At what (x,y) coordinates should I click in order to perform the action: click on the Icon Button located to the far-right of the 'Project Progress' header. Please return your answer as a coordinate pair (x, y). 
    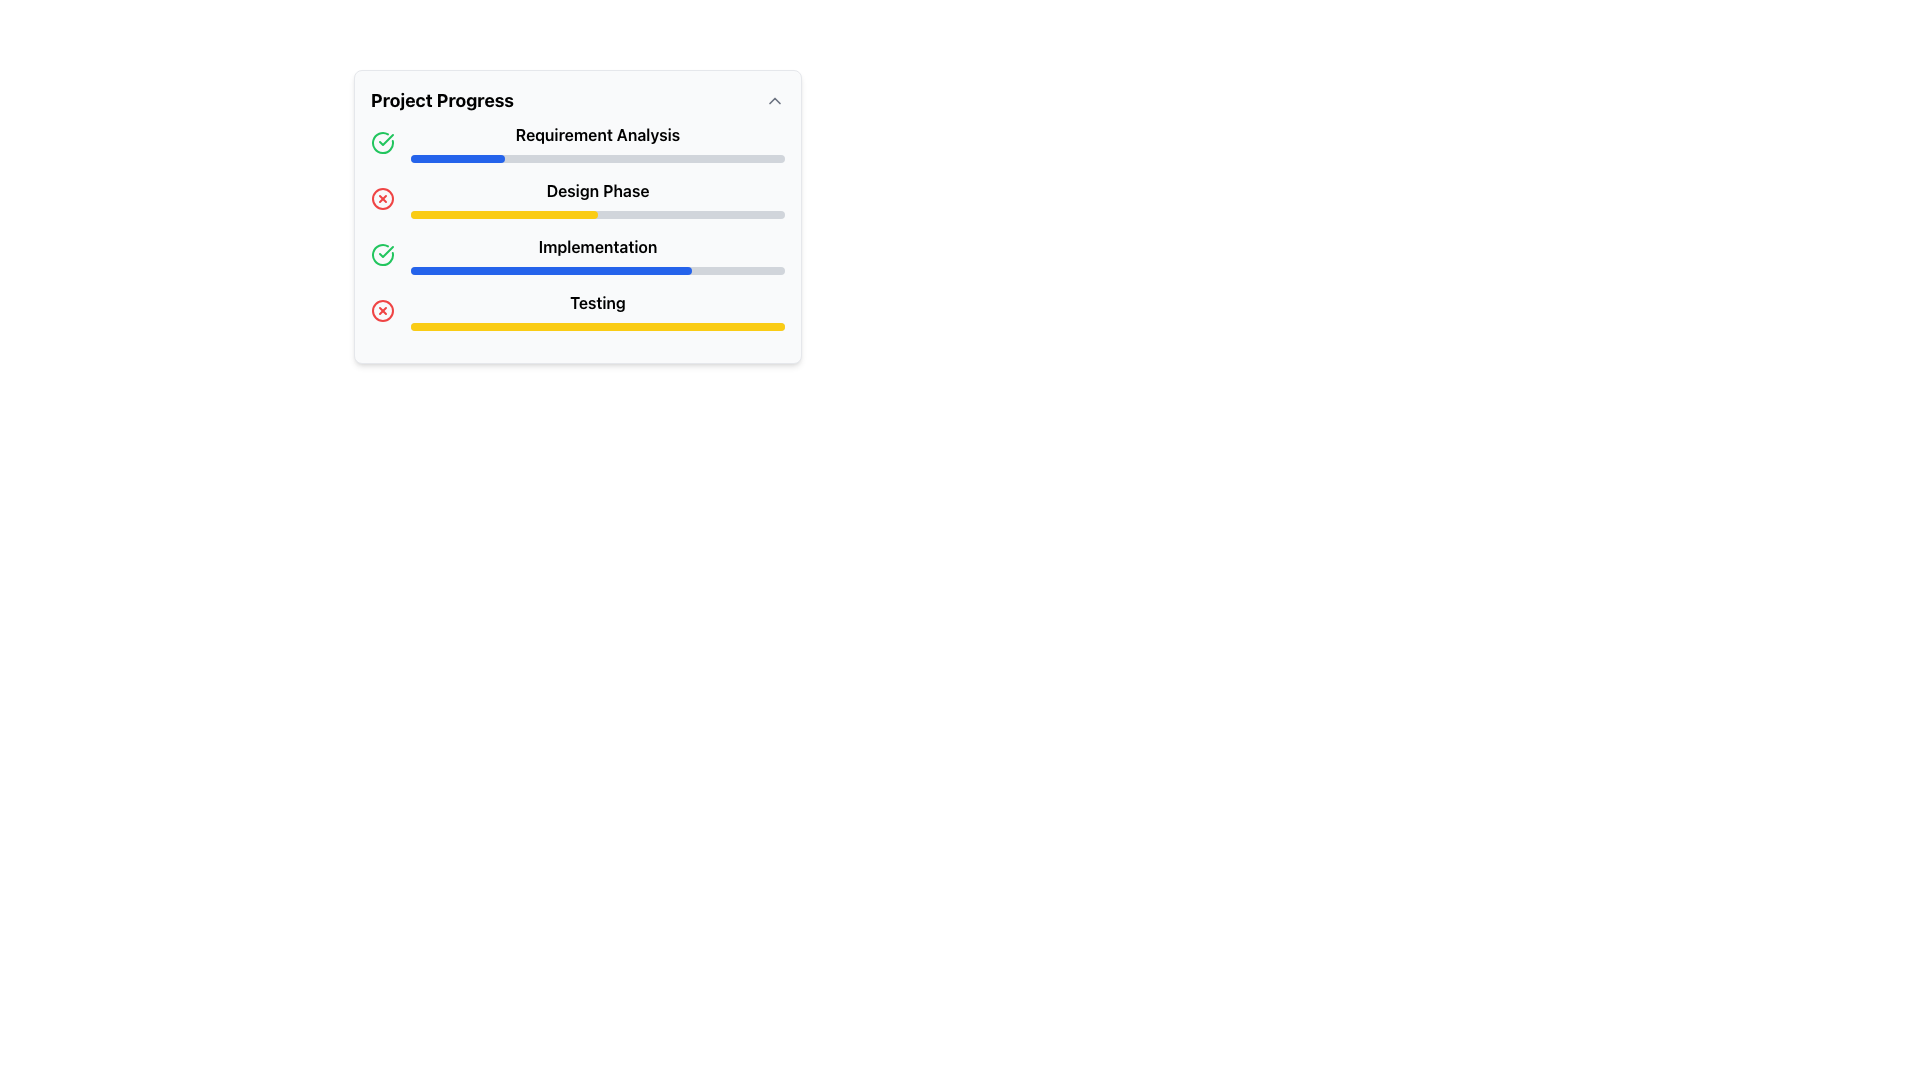
    Looking at the image, I should click on (773, 100).